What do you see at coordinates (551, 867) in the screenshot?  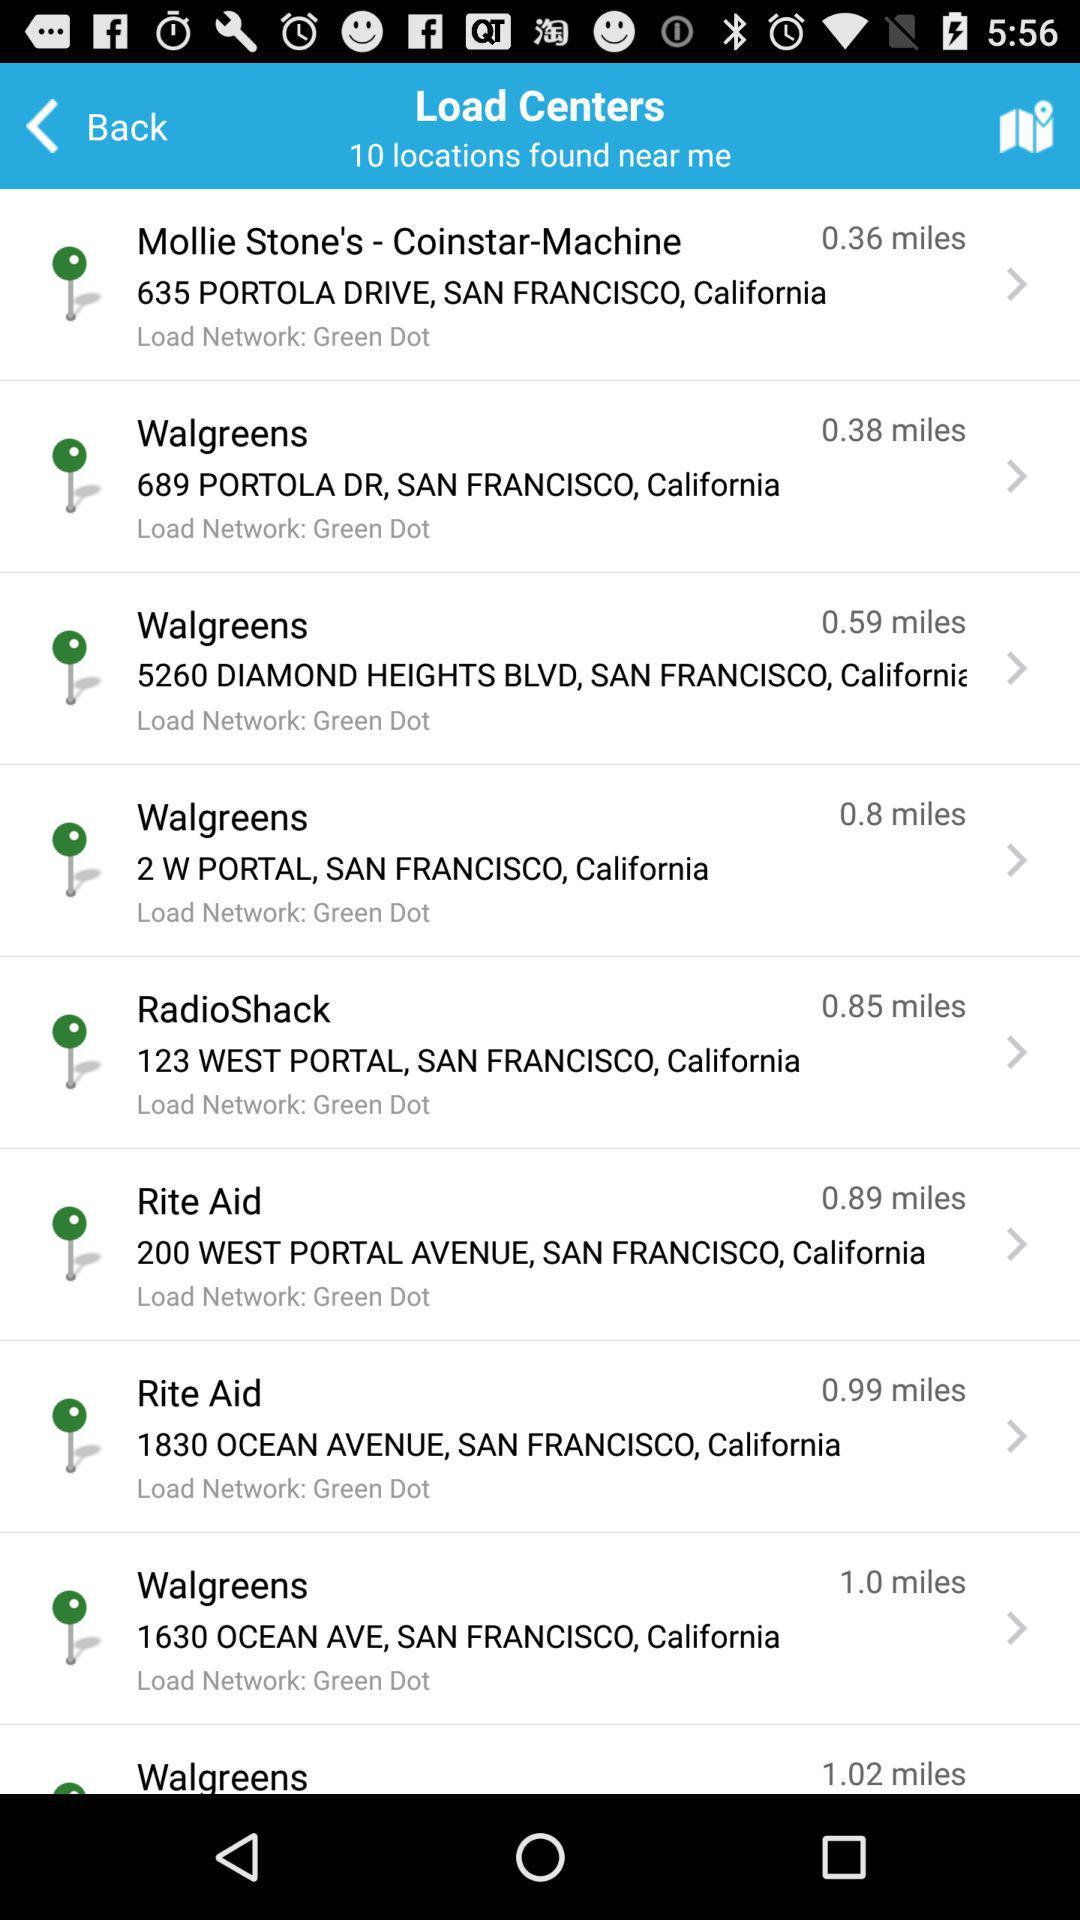 I see `the icon below the walgreens app` at bounding box center [551, 867].